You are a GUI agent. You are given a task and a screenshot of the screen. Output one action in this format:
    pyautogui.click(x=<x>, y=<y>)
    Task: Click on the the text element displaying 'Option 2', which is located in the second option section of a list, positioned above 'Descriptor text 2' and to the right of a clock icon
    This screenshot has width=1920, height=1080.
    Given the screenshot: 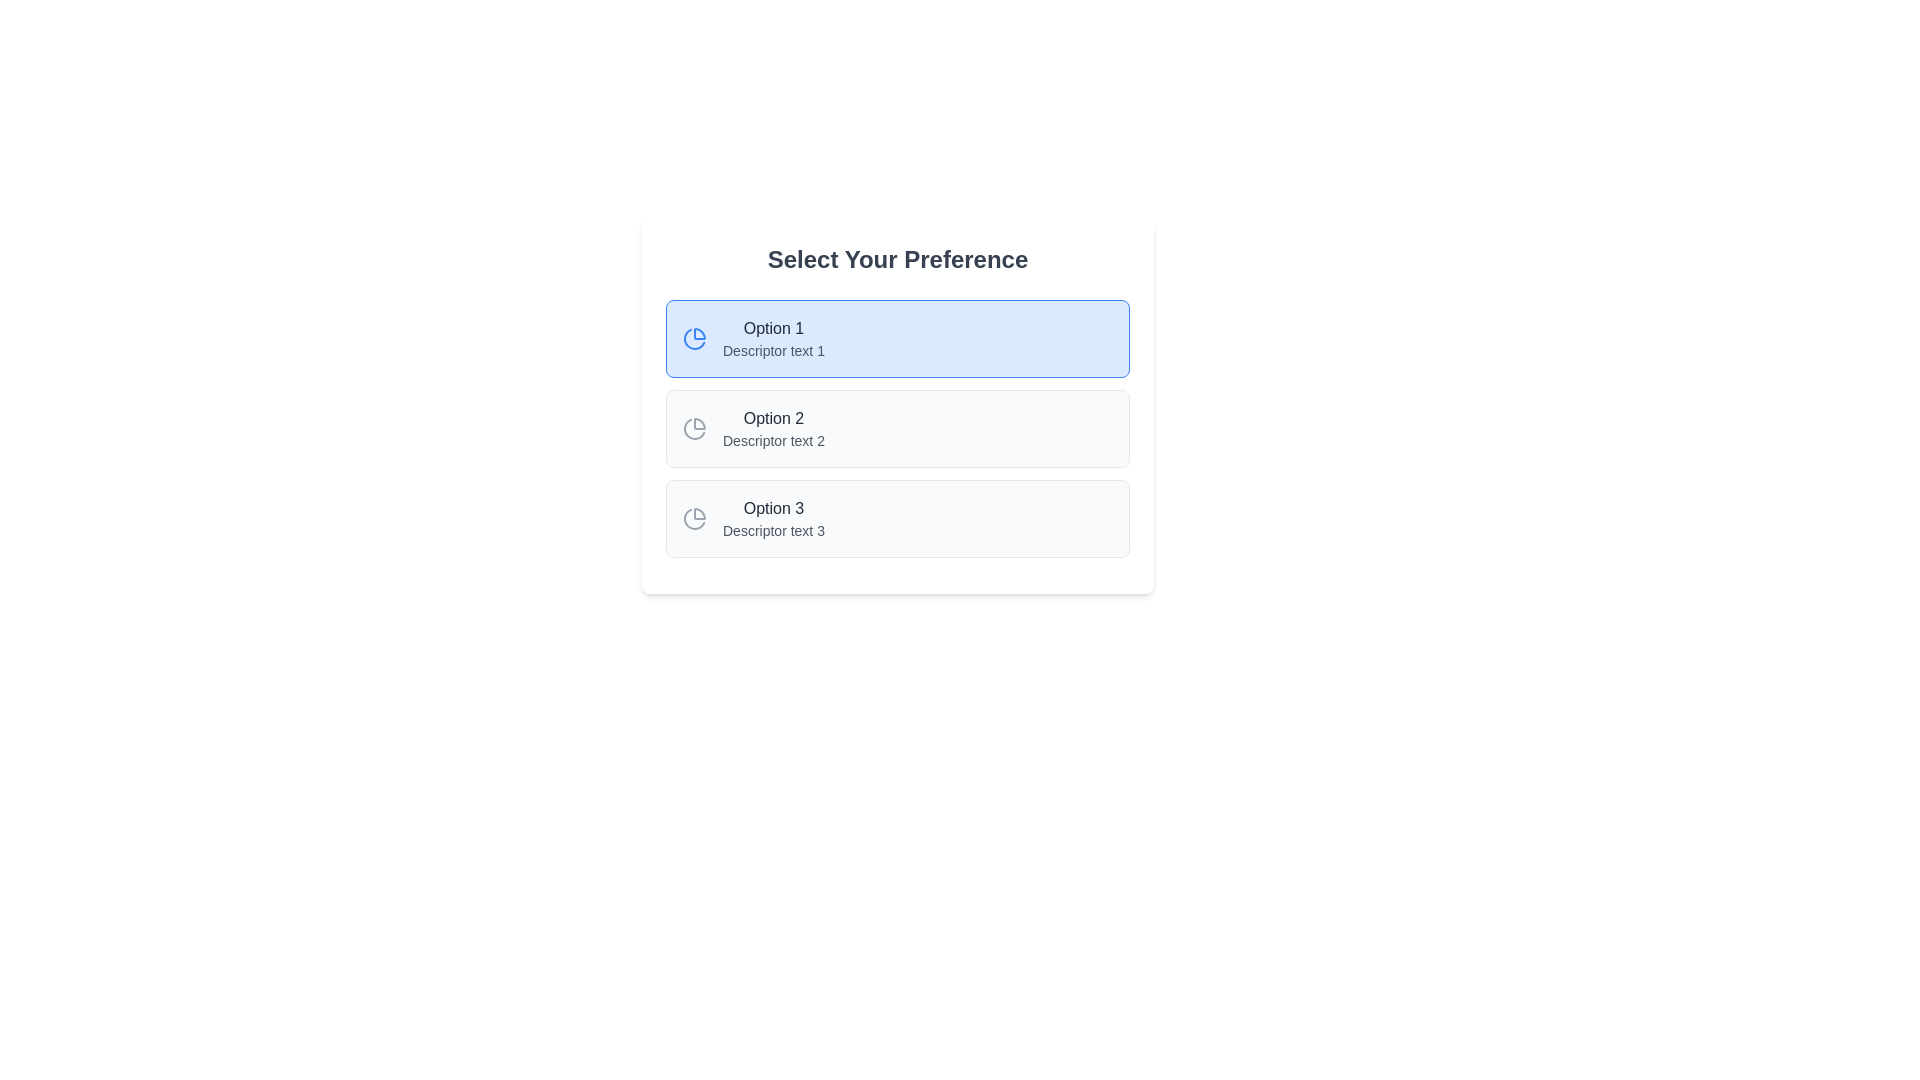 What is the action you would take?
    pyautogui.click(x=772, y=418)
    